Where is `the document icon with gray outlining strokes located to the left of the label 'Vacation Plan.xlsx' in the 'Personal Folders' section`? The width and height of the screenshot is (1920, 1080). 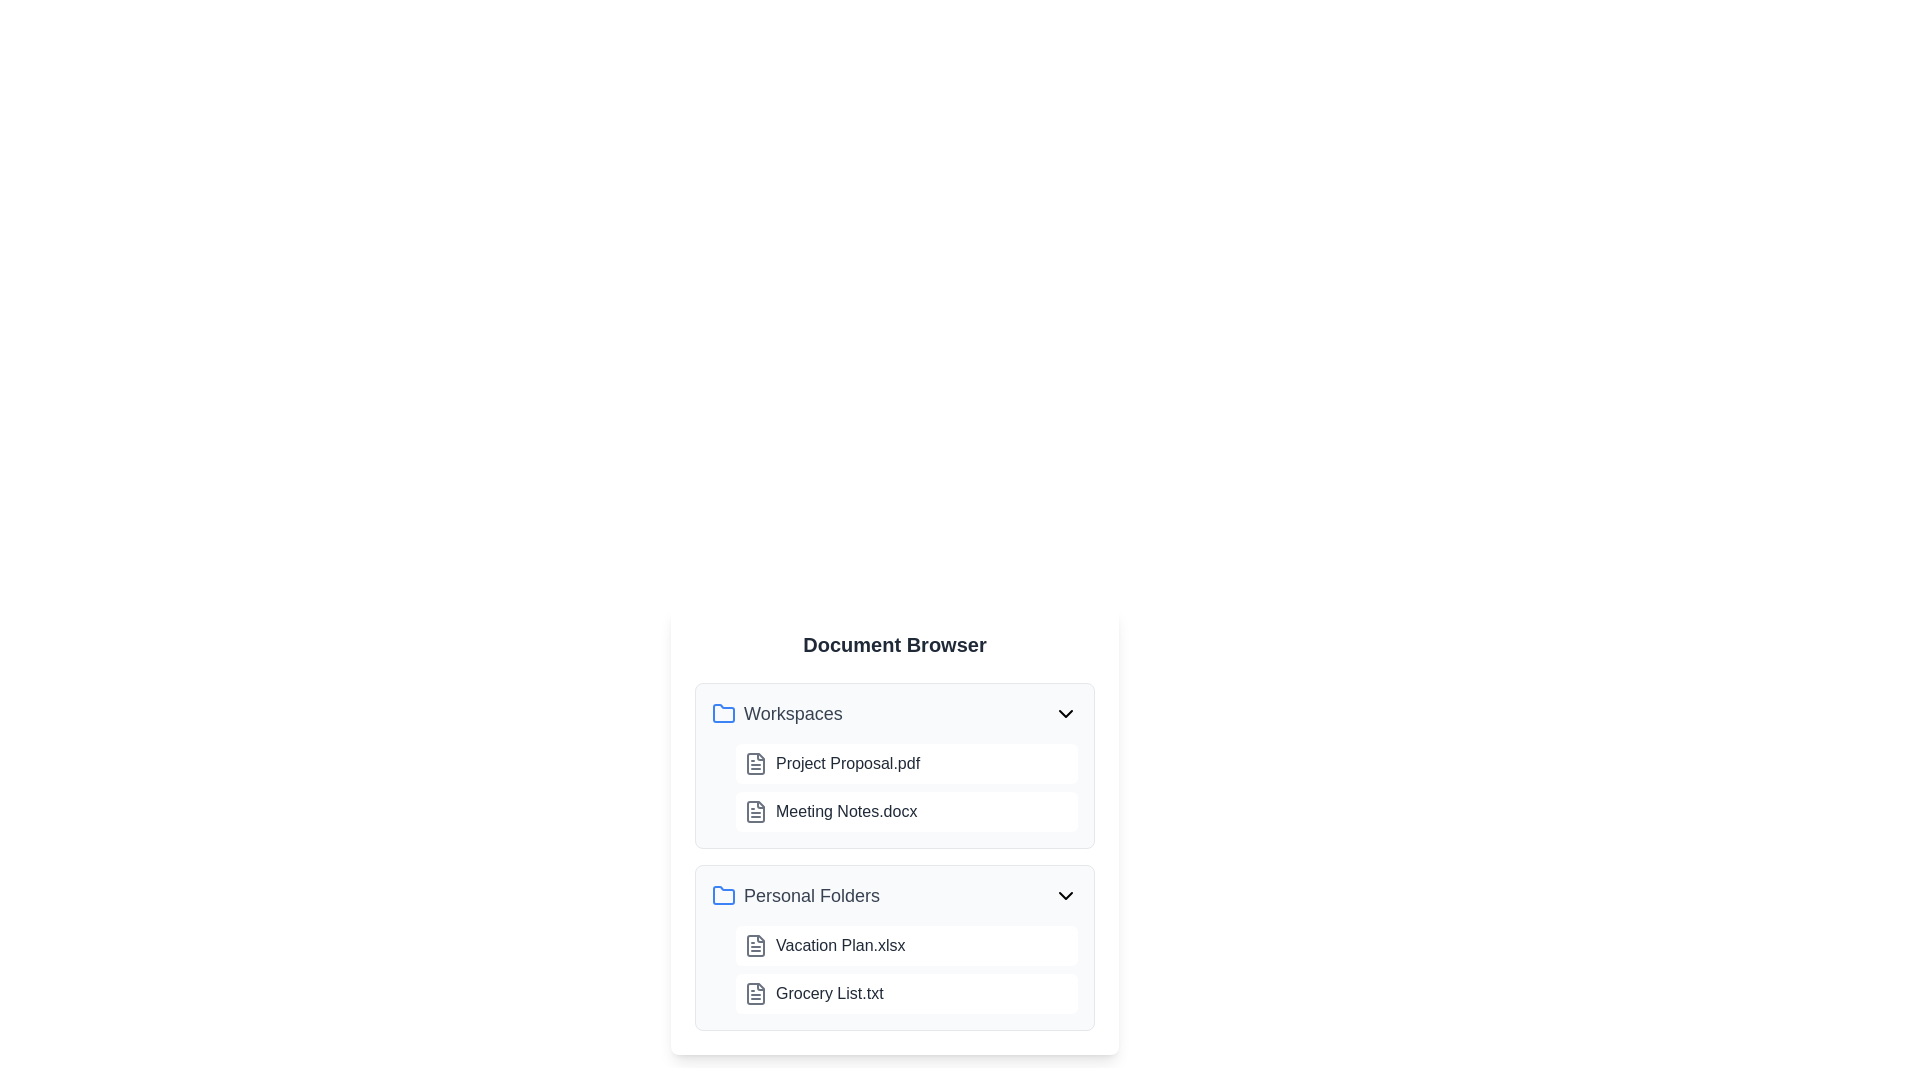
the document icon with gray outlining strokes located to the left of the label 'Vacation Plan.xlsx' in the 'Personal Folders' section is located at coordinates (754, 945).